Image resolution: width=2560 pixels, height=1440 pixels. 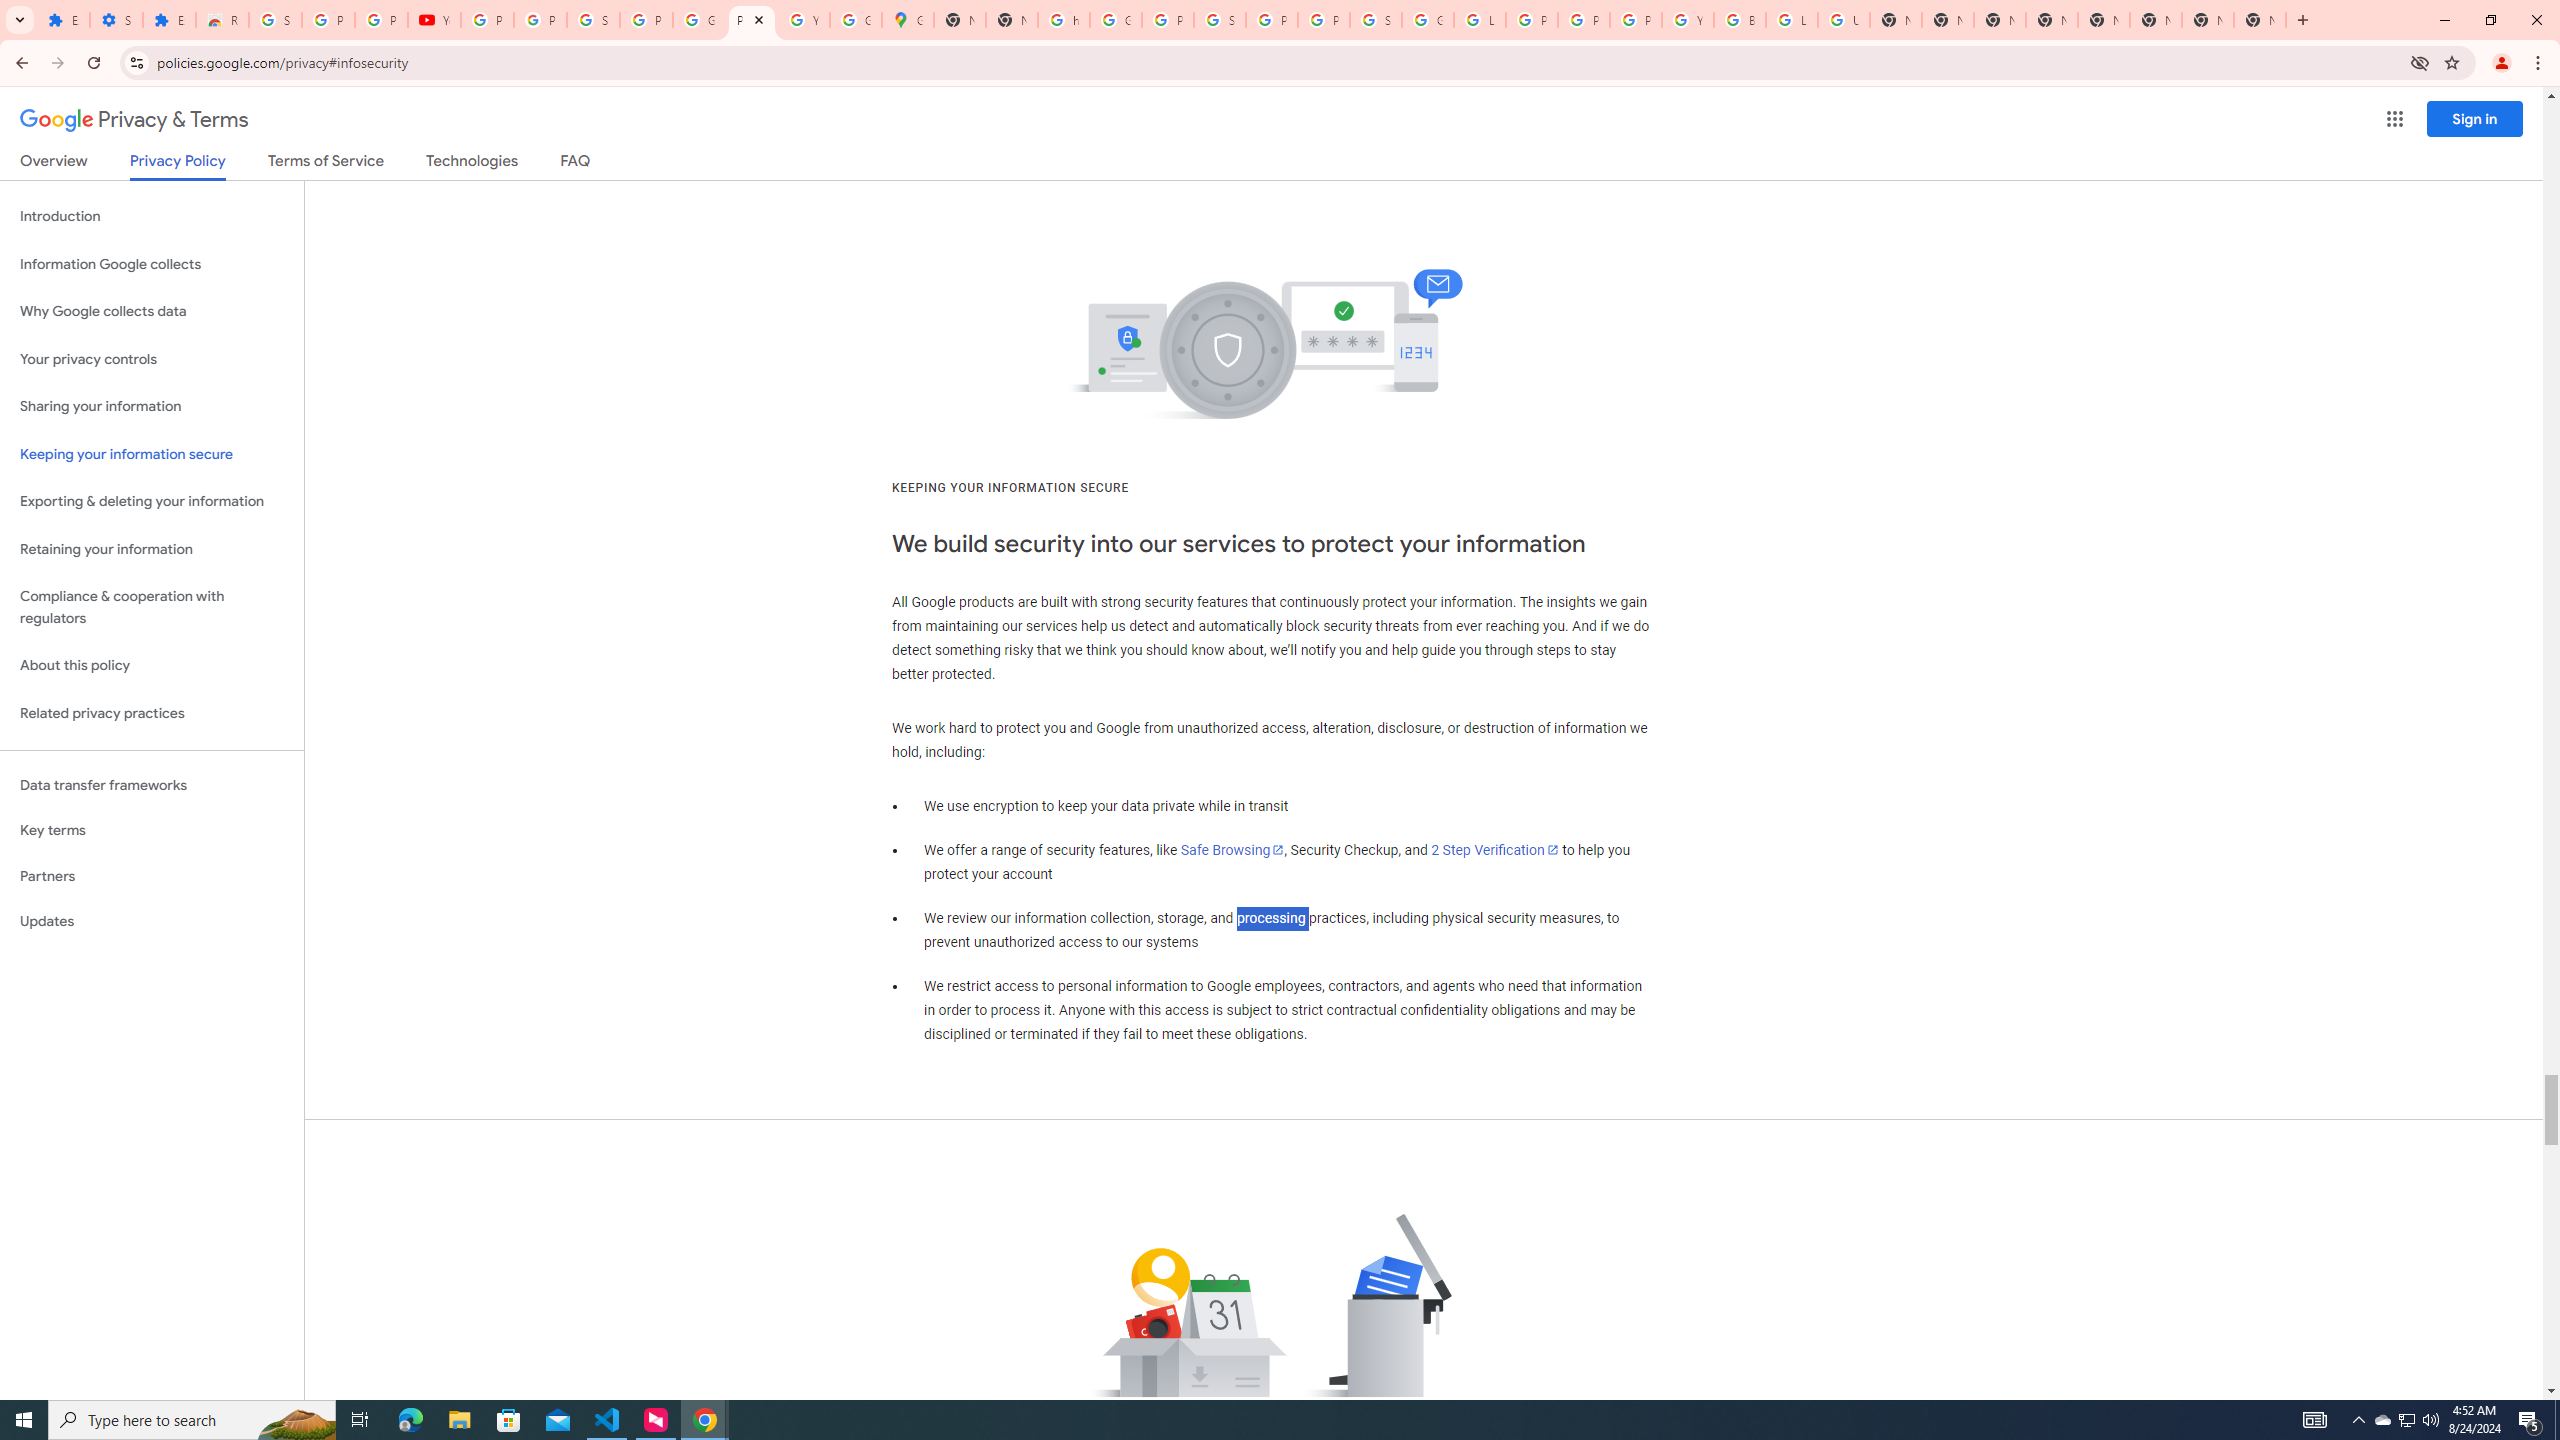 I want to click on 'Safe Browsing', so click(x=1231, y=850).